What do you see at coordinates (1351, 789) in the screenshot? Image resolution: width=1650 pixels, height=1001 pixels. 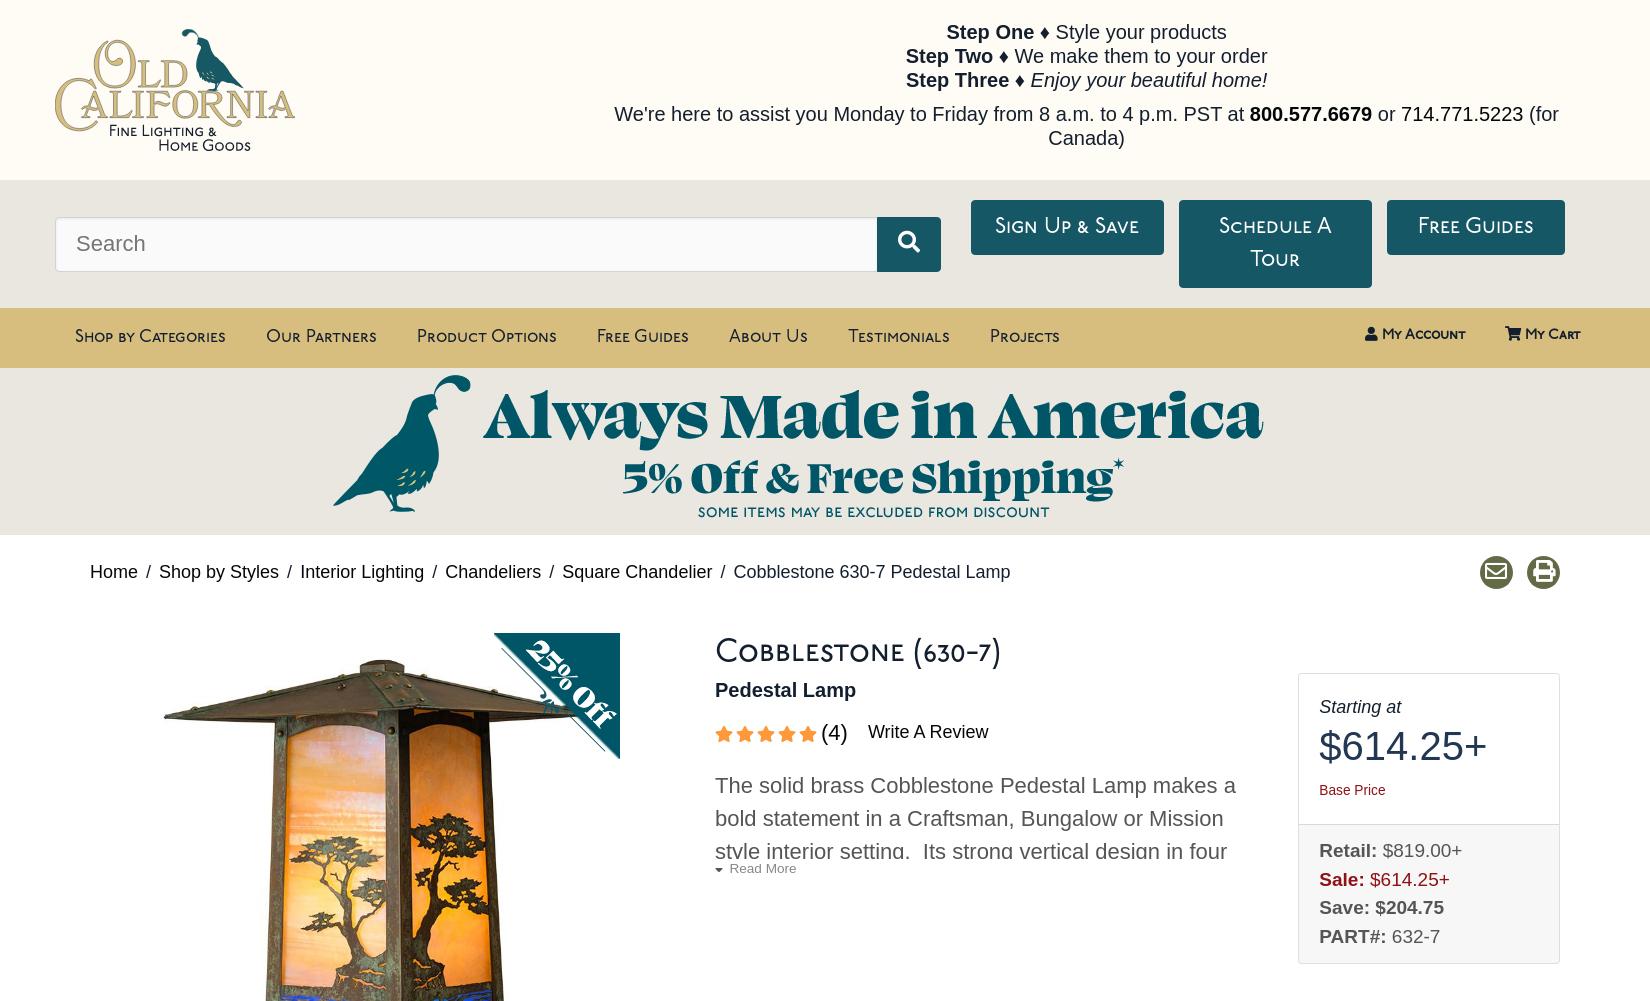 I see `'Base Price'` at bounding box center [1351, 789].